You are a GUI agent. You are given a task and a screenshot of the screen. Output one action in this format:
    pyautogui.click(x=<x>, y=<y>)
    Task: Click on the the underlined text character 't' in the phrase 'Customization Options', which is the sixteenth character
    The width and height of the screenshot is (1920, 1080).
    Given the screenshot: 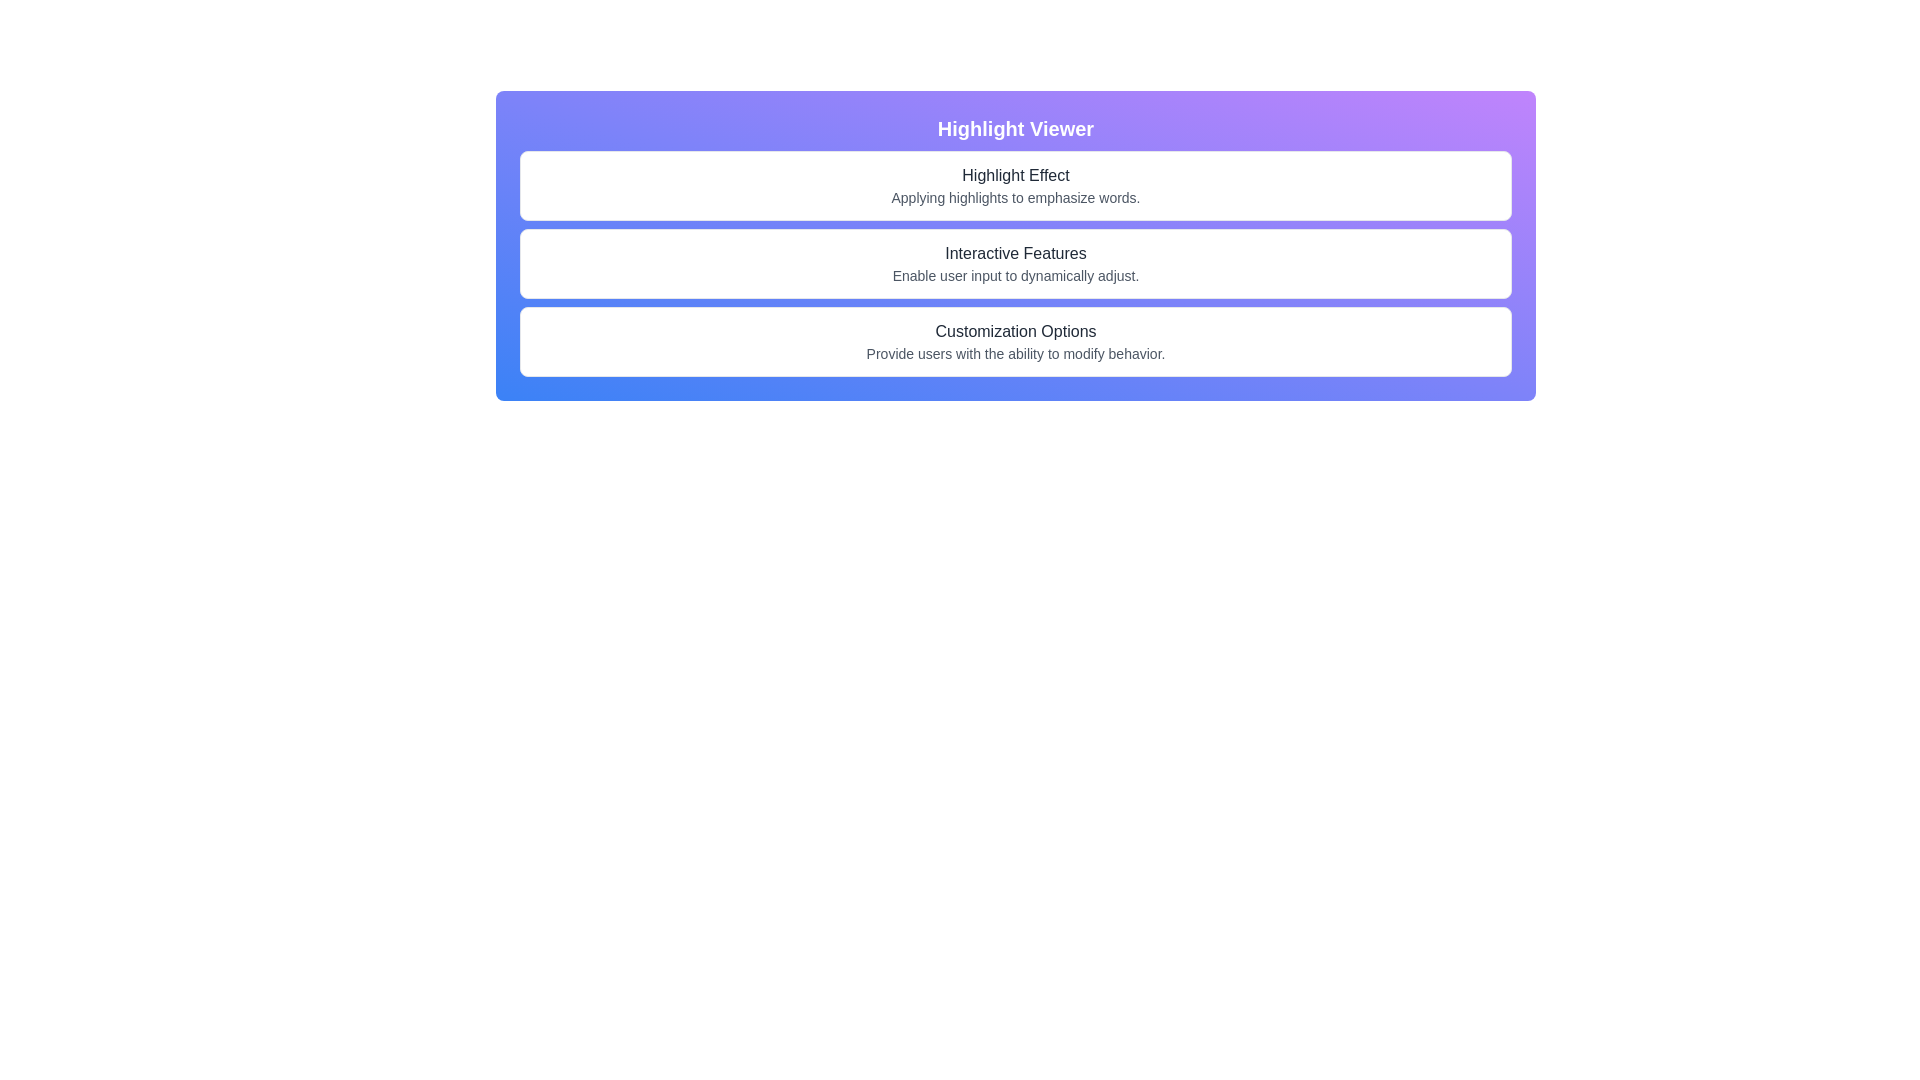 What is the action you would take?
    pyautogui.click(x=1064, y=330)
    